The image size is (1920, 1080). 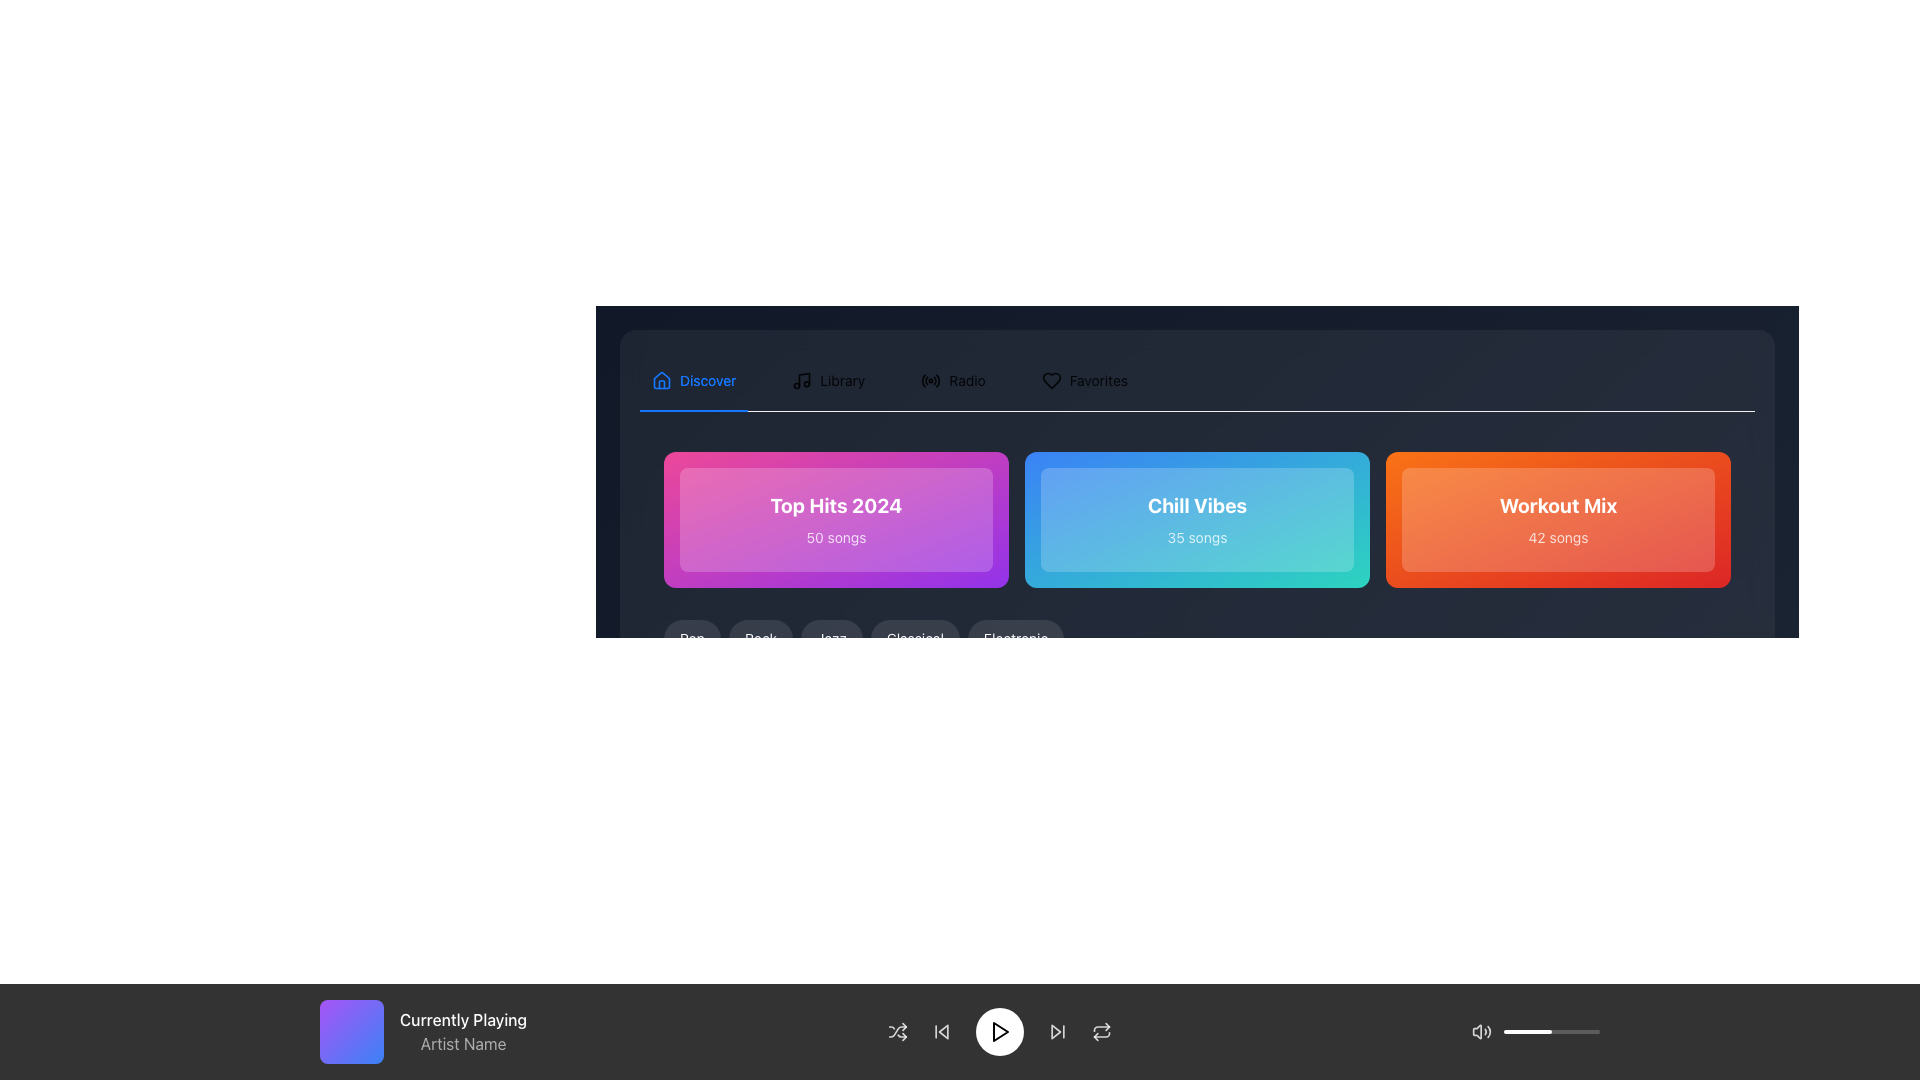 What do you see at coordinates (1595, 1032) in the screenshot?
I see `the slider position` at bounding box center [1595, 1032].